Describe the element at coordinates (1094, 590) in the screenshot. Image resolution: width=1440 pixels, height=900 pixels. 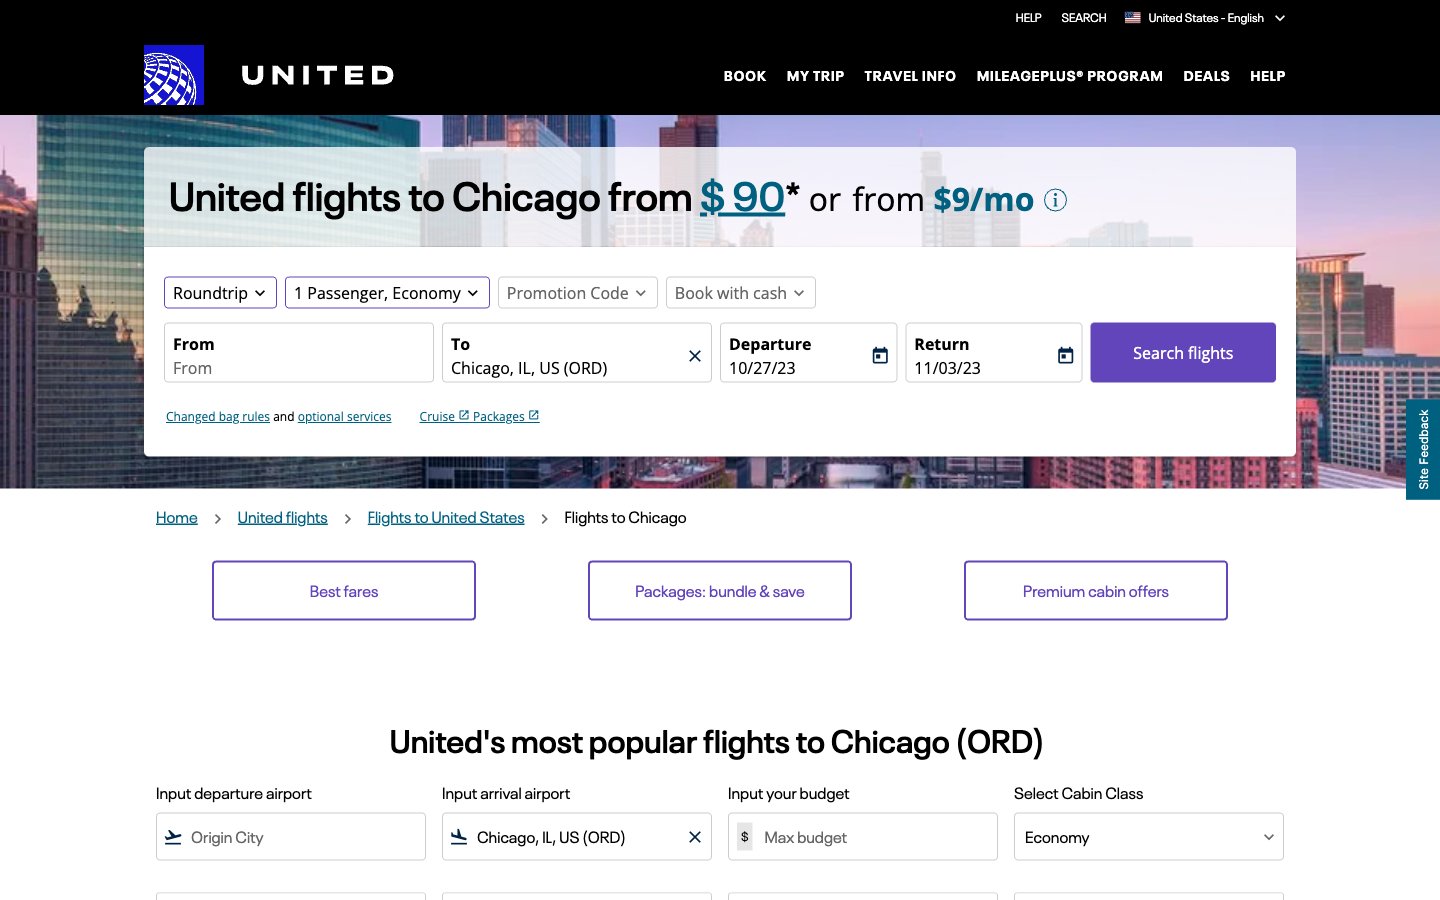
I see `Premium Cabin Deals` at that location.